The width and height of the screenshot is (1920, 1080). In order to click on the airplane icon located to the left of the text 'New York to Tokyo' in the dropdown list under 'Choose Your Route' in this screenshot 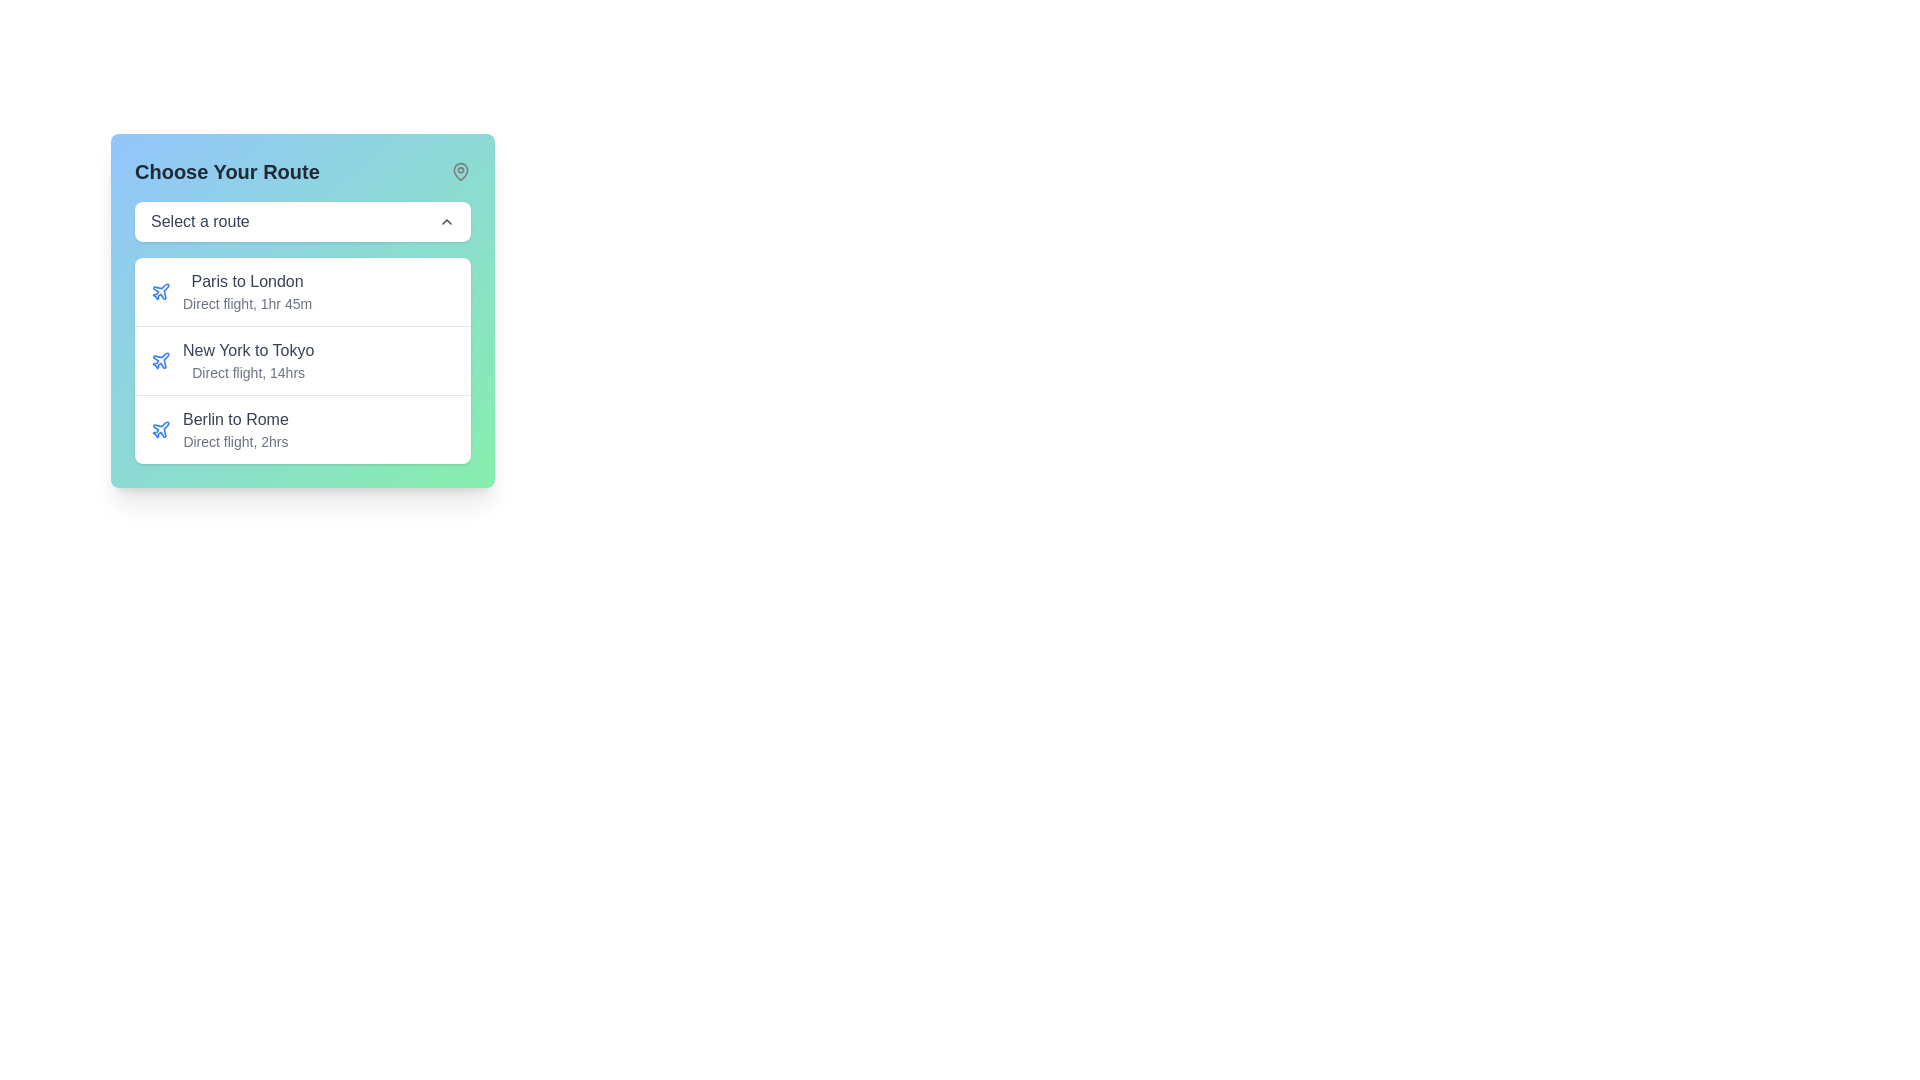, I will do `click(161, 291)`.